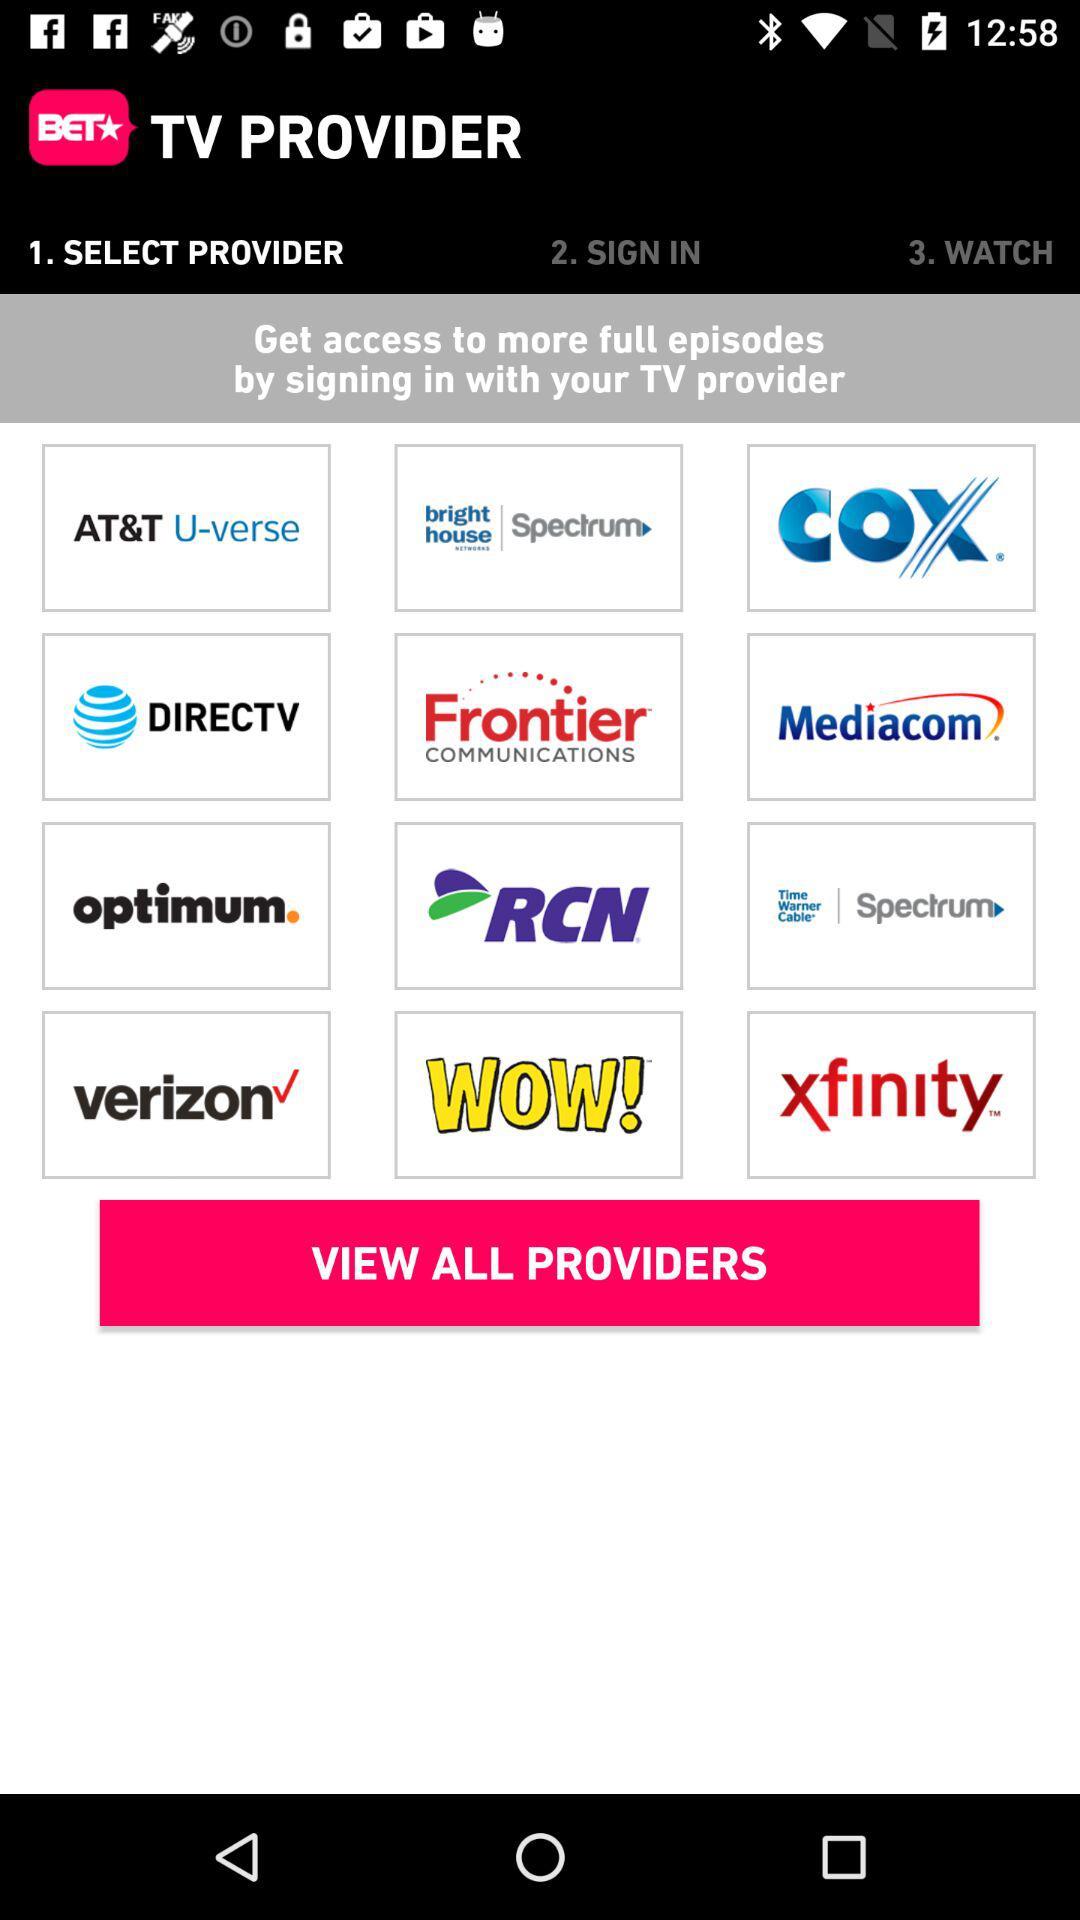 The image size is (1080, 1920). Describe the element at coordinates (538, 1261) in the screenshot. I see `view all providers item` at that location.